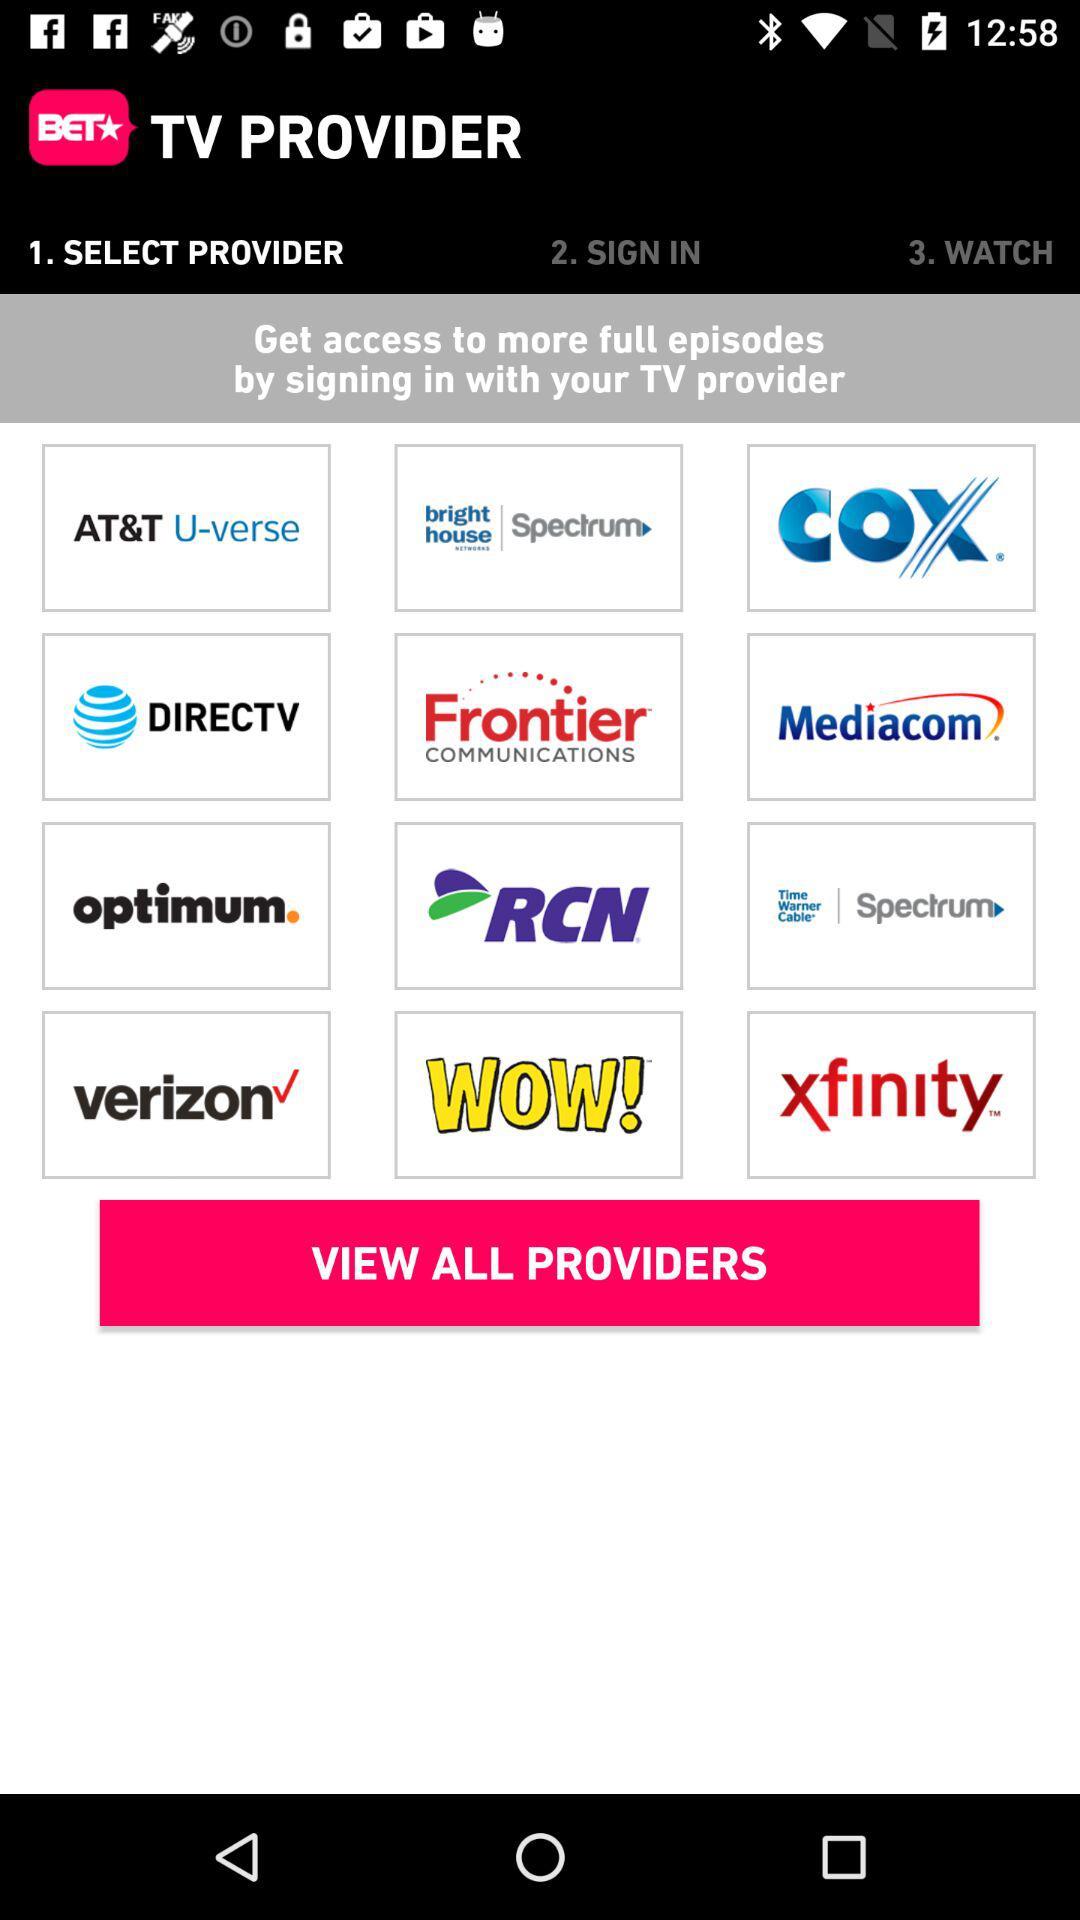 The image size is (1080, 1920). Describe the element at coordinates (538, 1261) in the screenshot. I see `view all providers item` at that location.